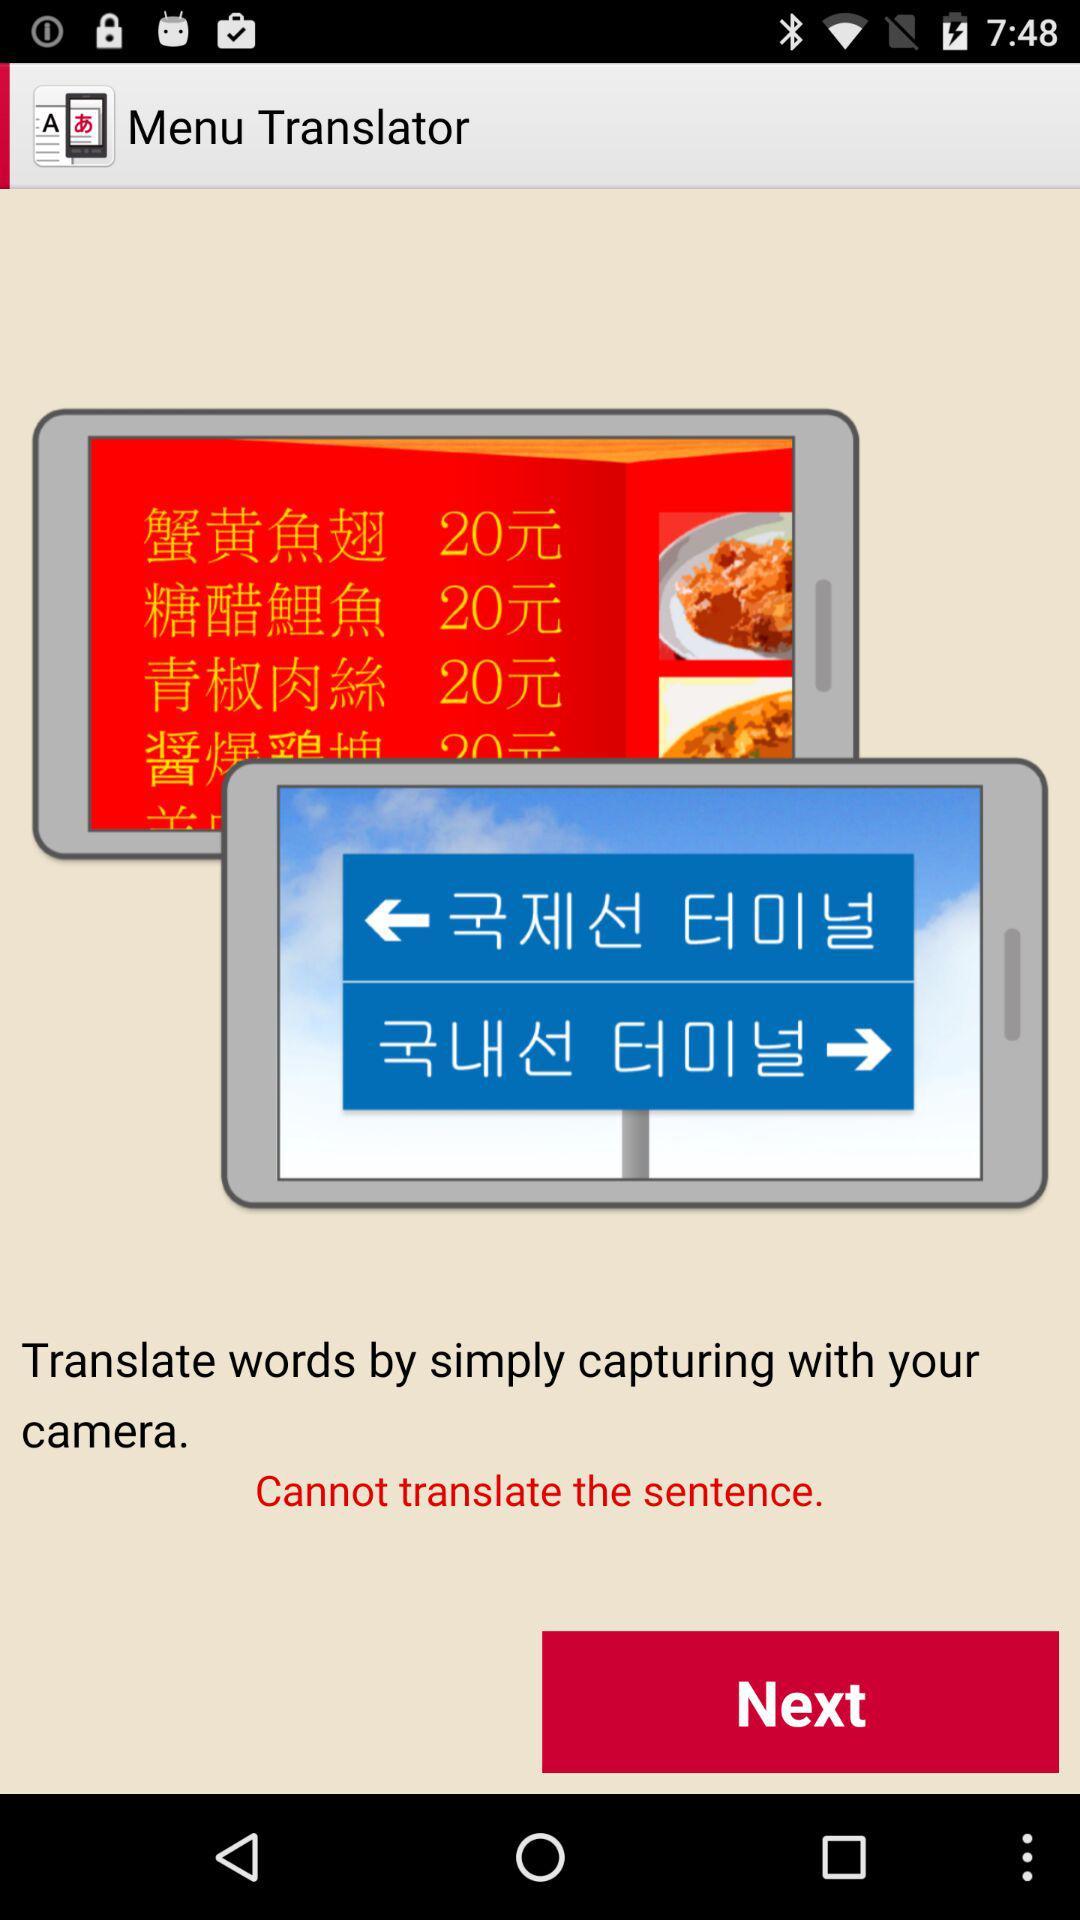 The height and width of the screenshot is (1920, 1080). I want to click on the next icon, so click(799, 1701).